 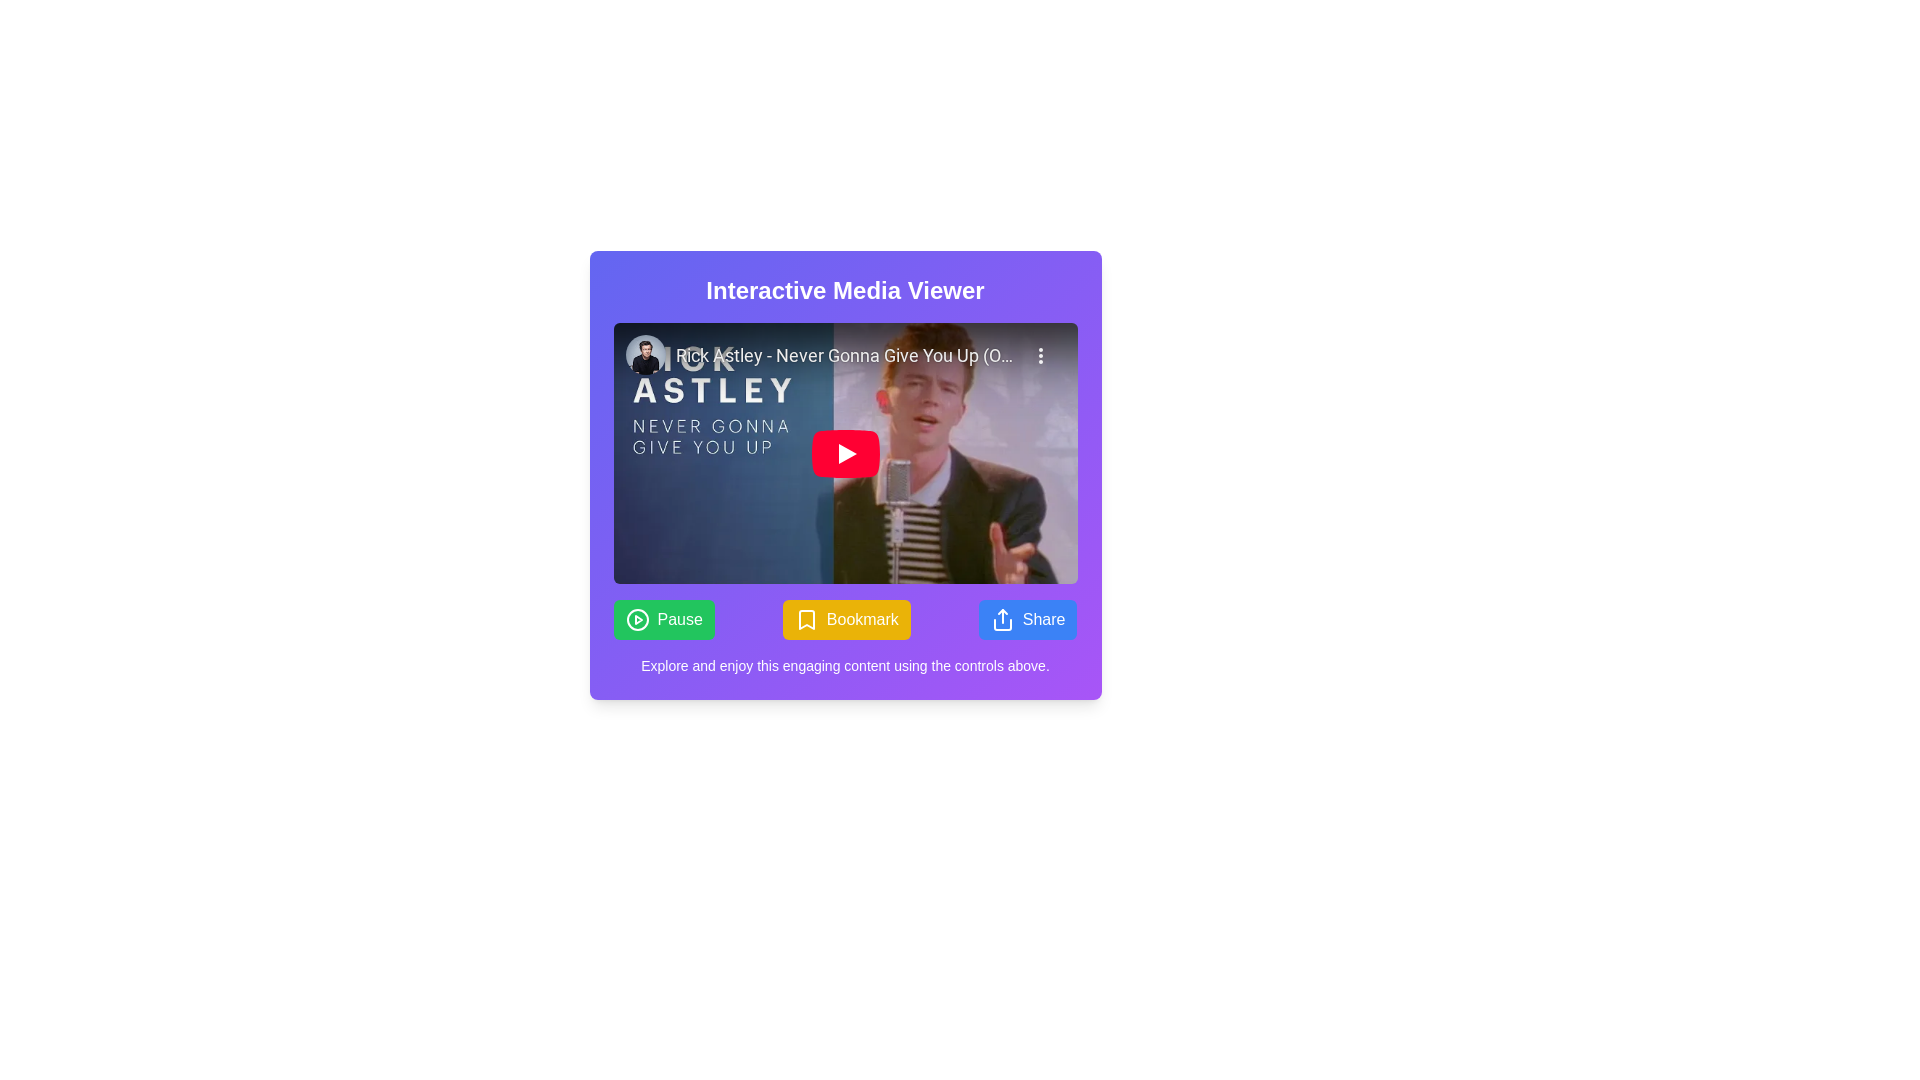 What do you see at coordinates (1002, 619) in the screenshot?
I see `the share arrow SVG icon located to the left of the 'Share' text within the blue rounded button at the bottom-right corner of the card` at bounding box center [1002, 619].